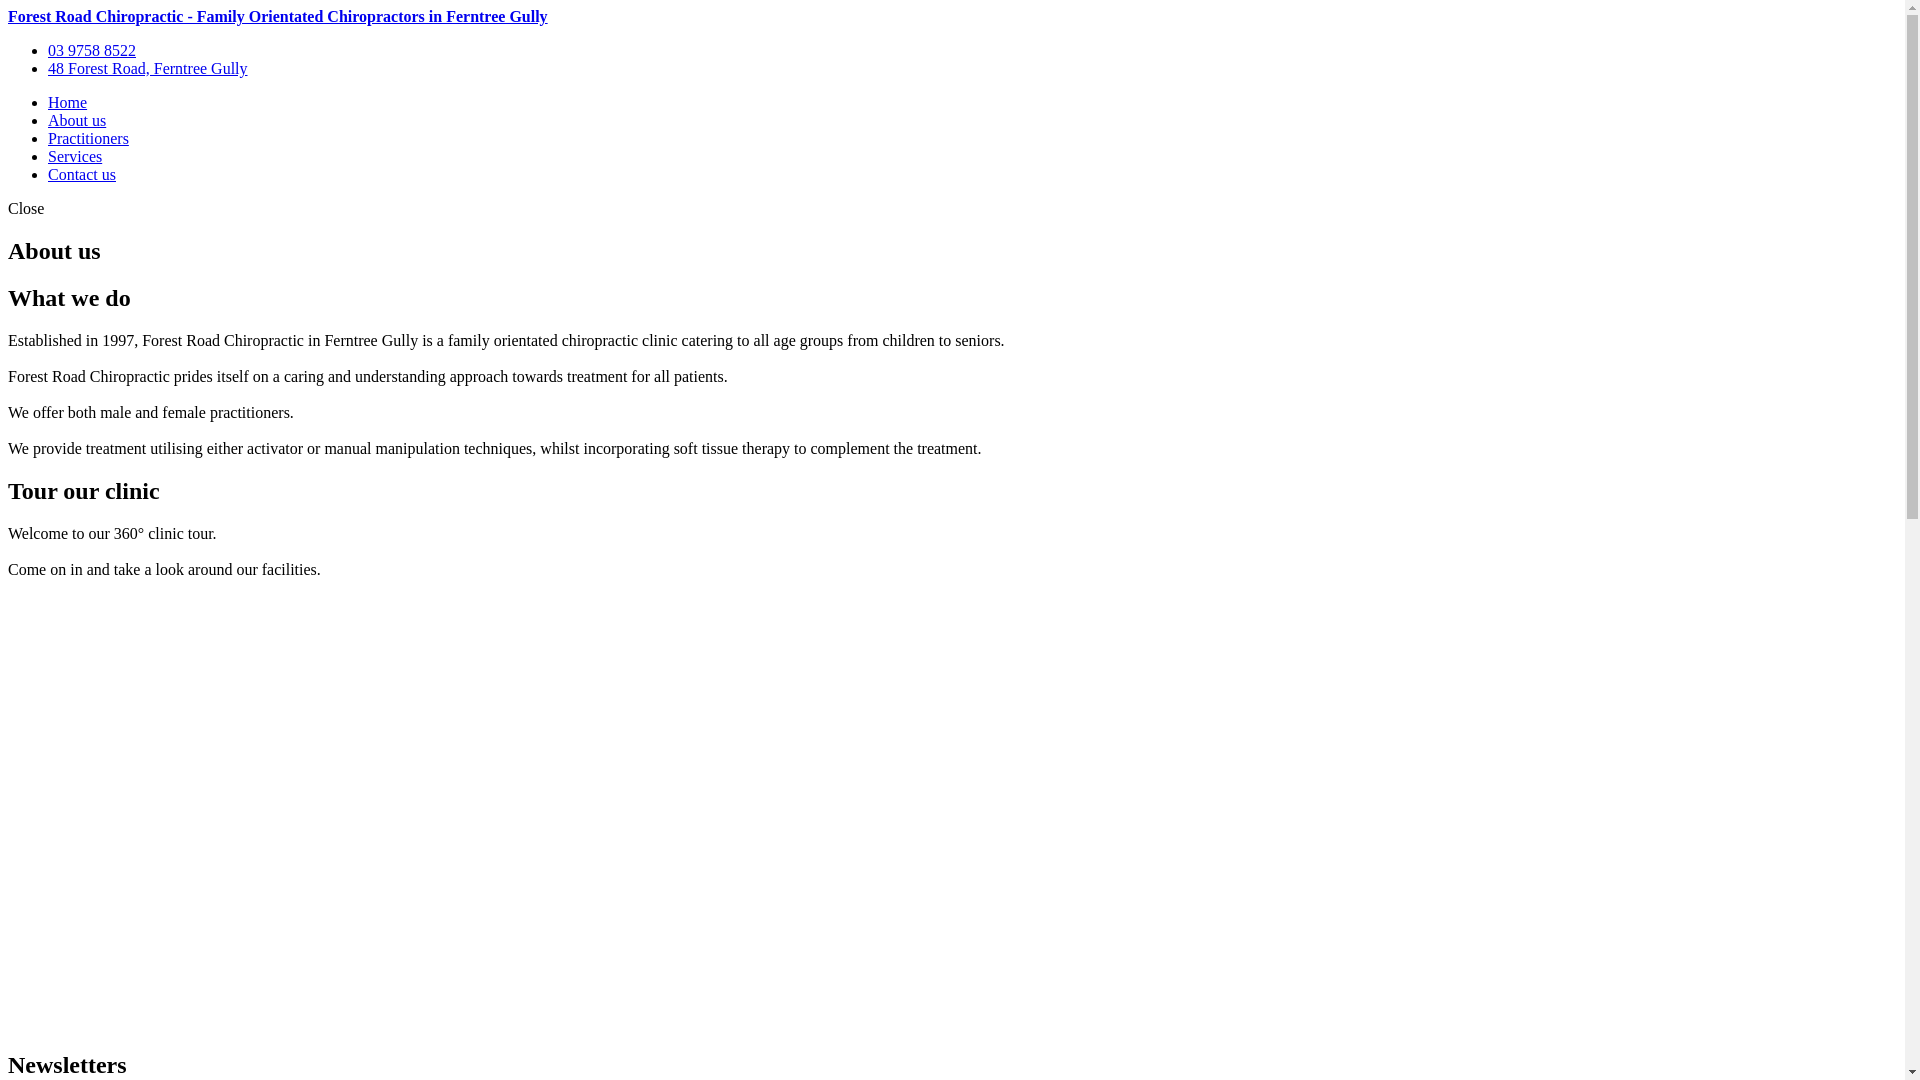 This screenshot has width=1920, height=1080. Describe the element at coordinates (90, 49) in the screenshot. I see `'03 9758 8522'` at that location.